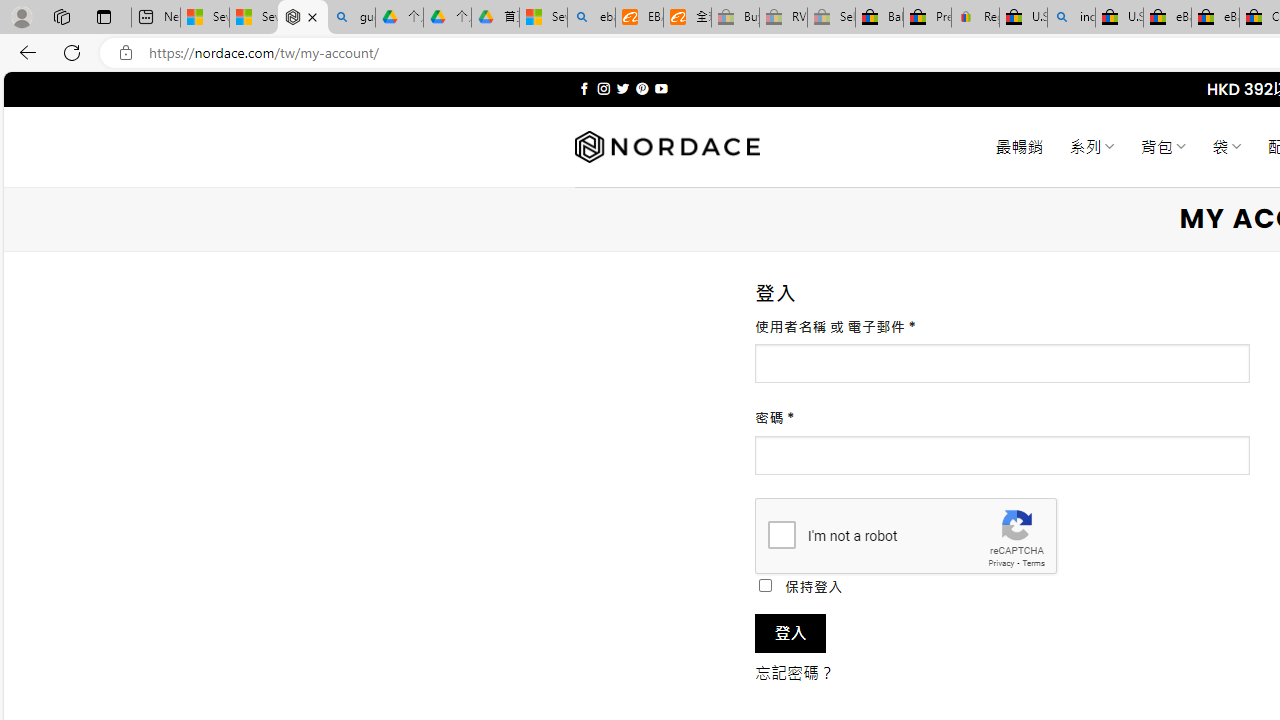 Image resolution: width=1280 pixels, height=720 pixels. What do you see at coordinates (831, 17) in the screenshot?
I see `'Sell worldwide with eBay - Sleeping'` at bounding box center [831, 17].